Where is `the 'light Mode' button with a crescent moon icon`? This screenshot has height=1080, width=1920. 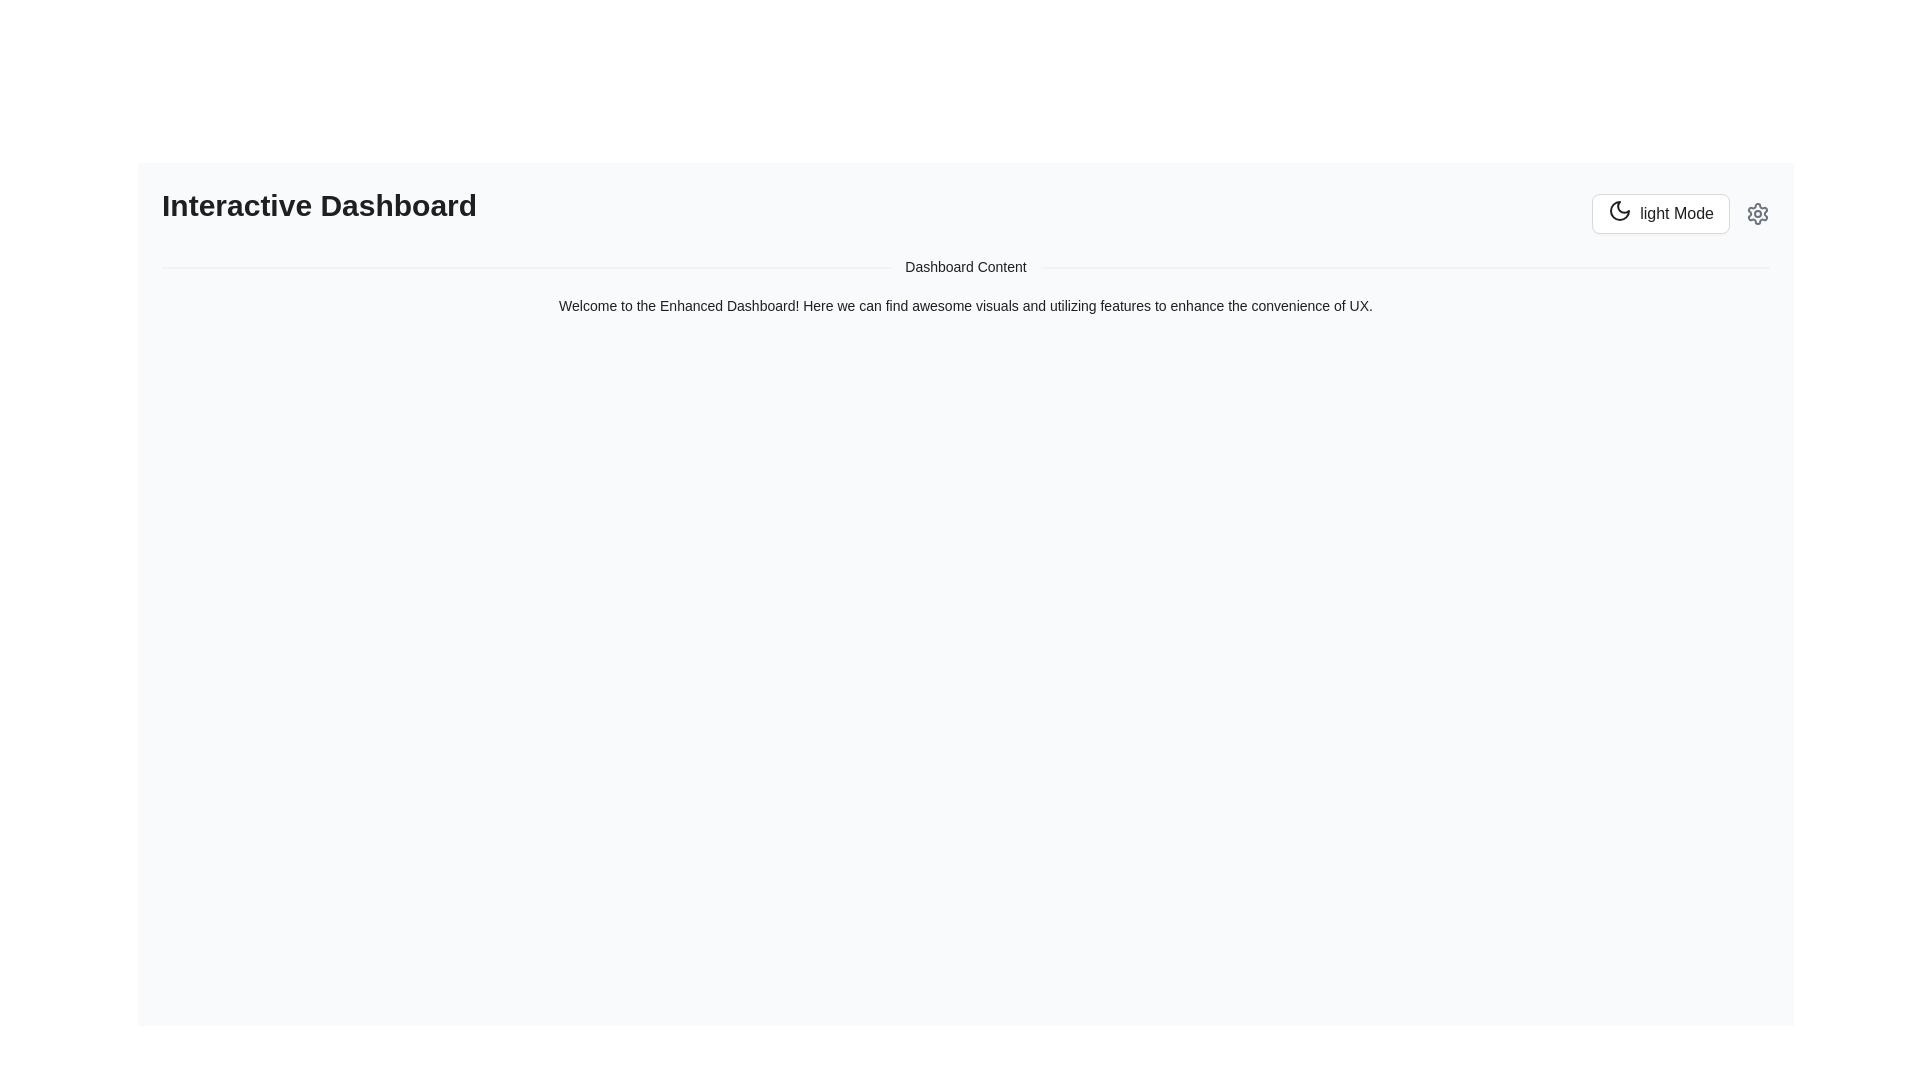 the 'light Mode' button with a crescent moon icon is located at coordinates (1661, 213).